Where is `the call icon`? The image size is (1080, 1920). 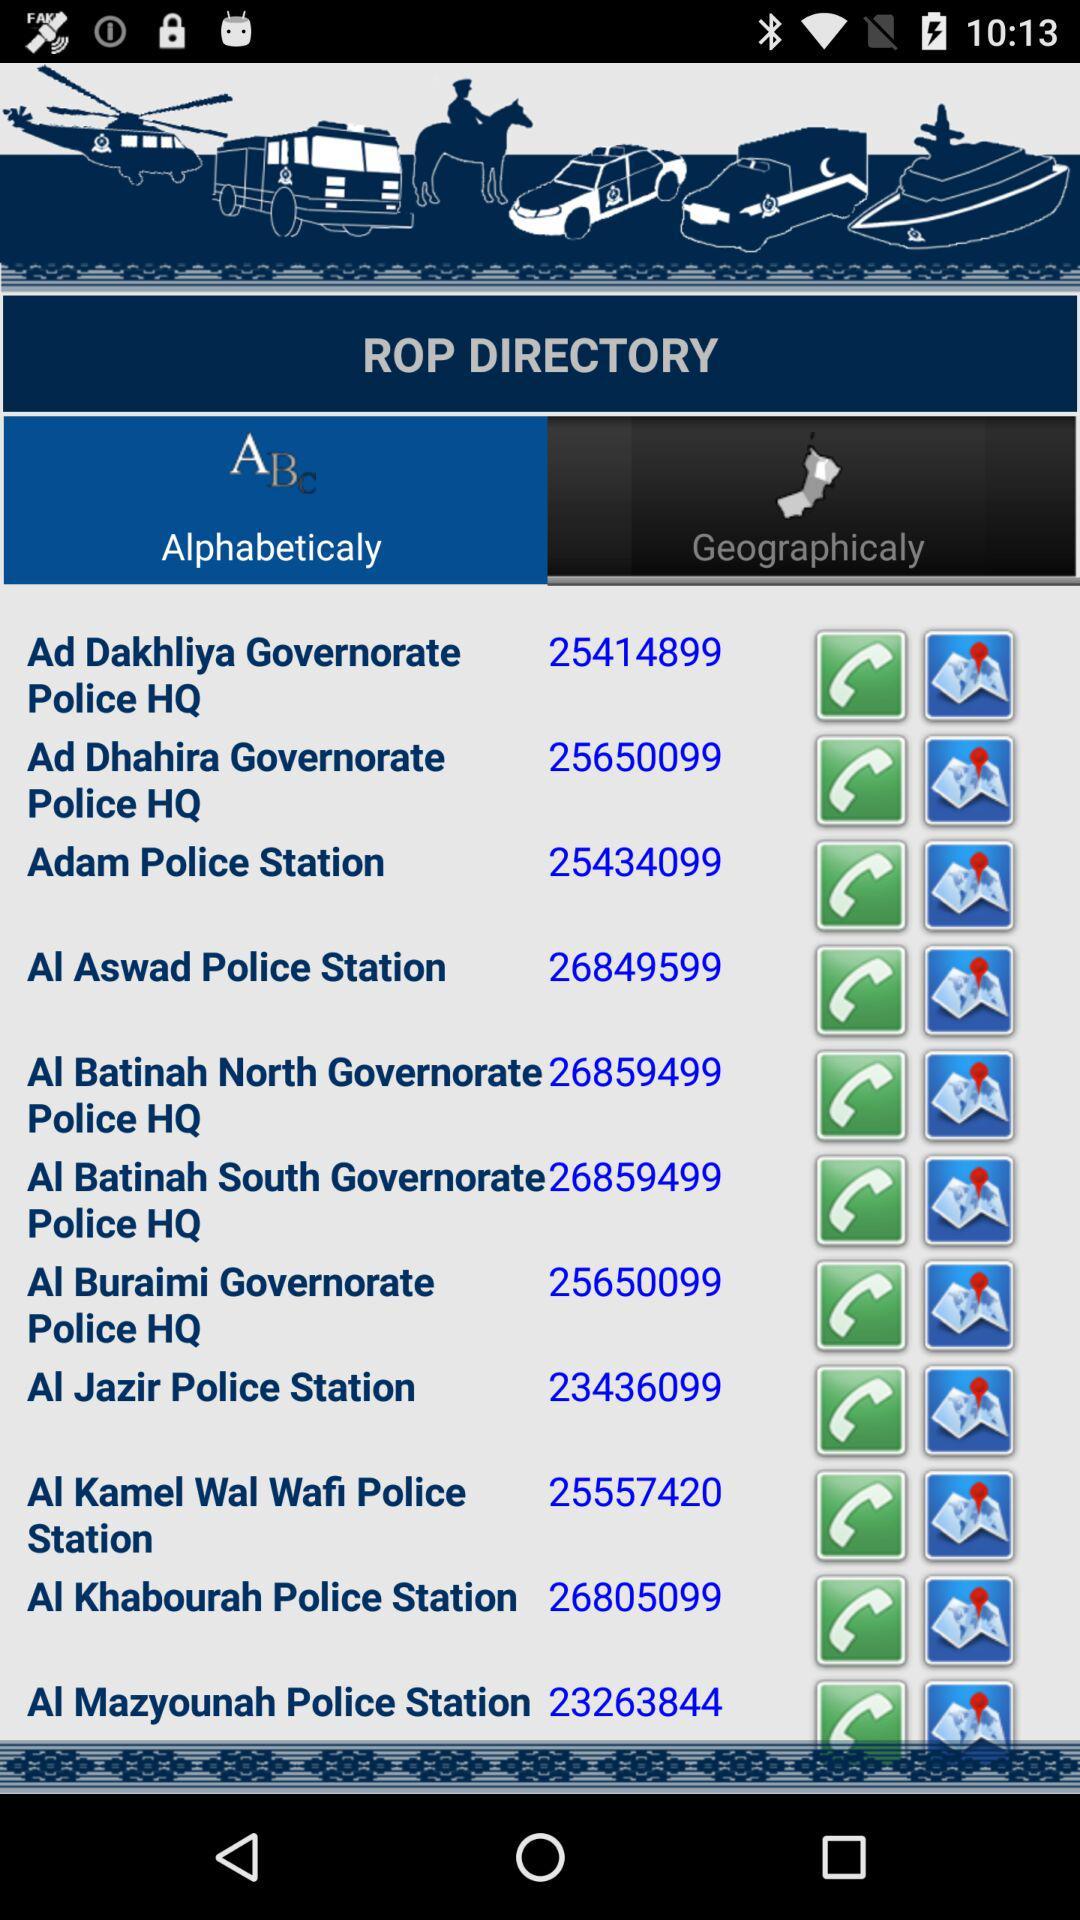 the call icon is located at coordinates (859, 1622).